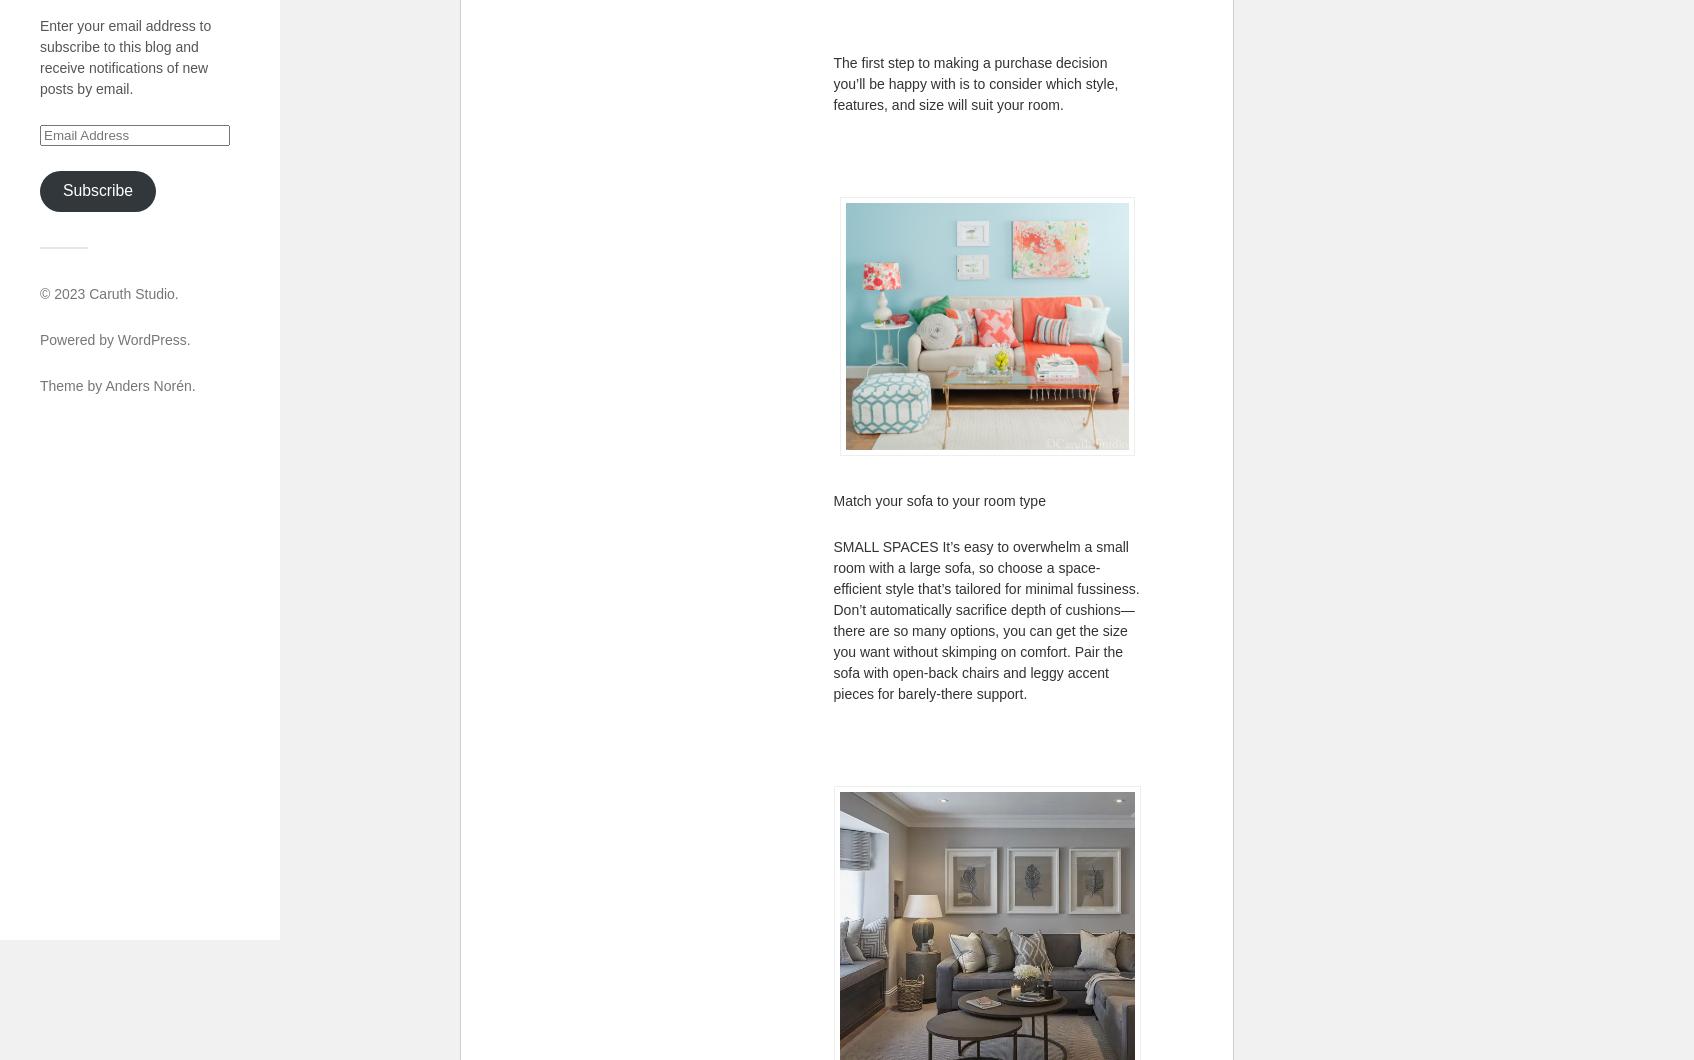 The image size is (1694, 1060). What do you see at coordinates (117, 338) in the screenshot?
I see `'WordPress'` at bounding box center [117, 338].